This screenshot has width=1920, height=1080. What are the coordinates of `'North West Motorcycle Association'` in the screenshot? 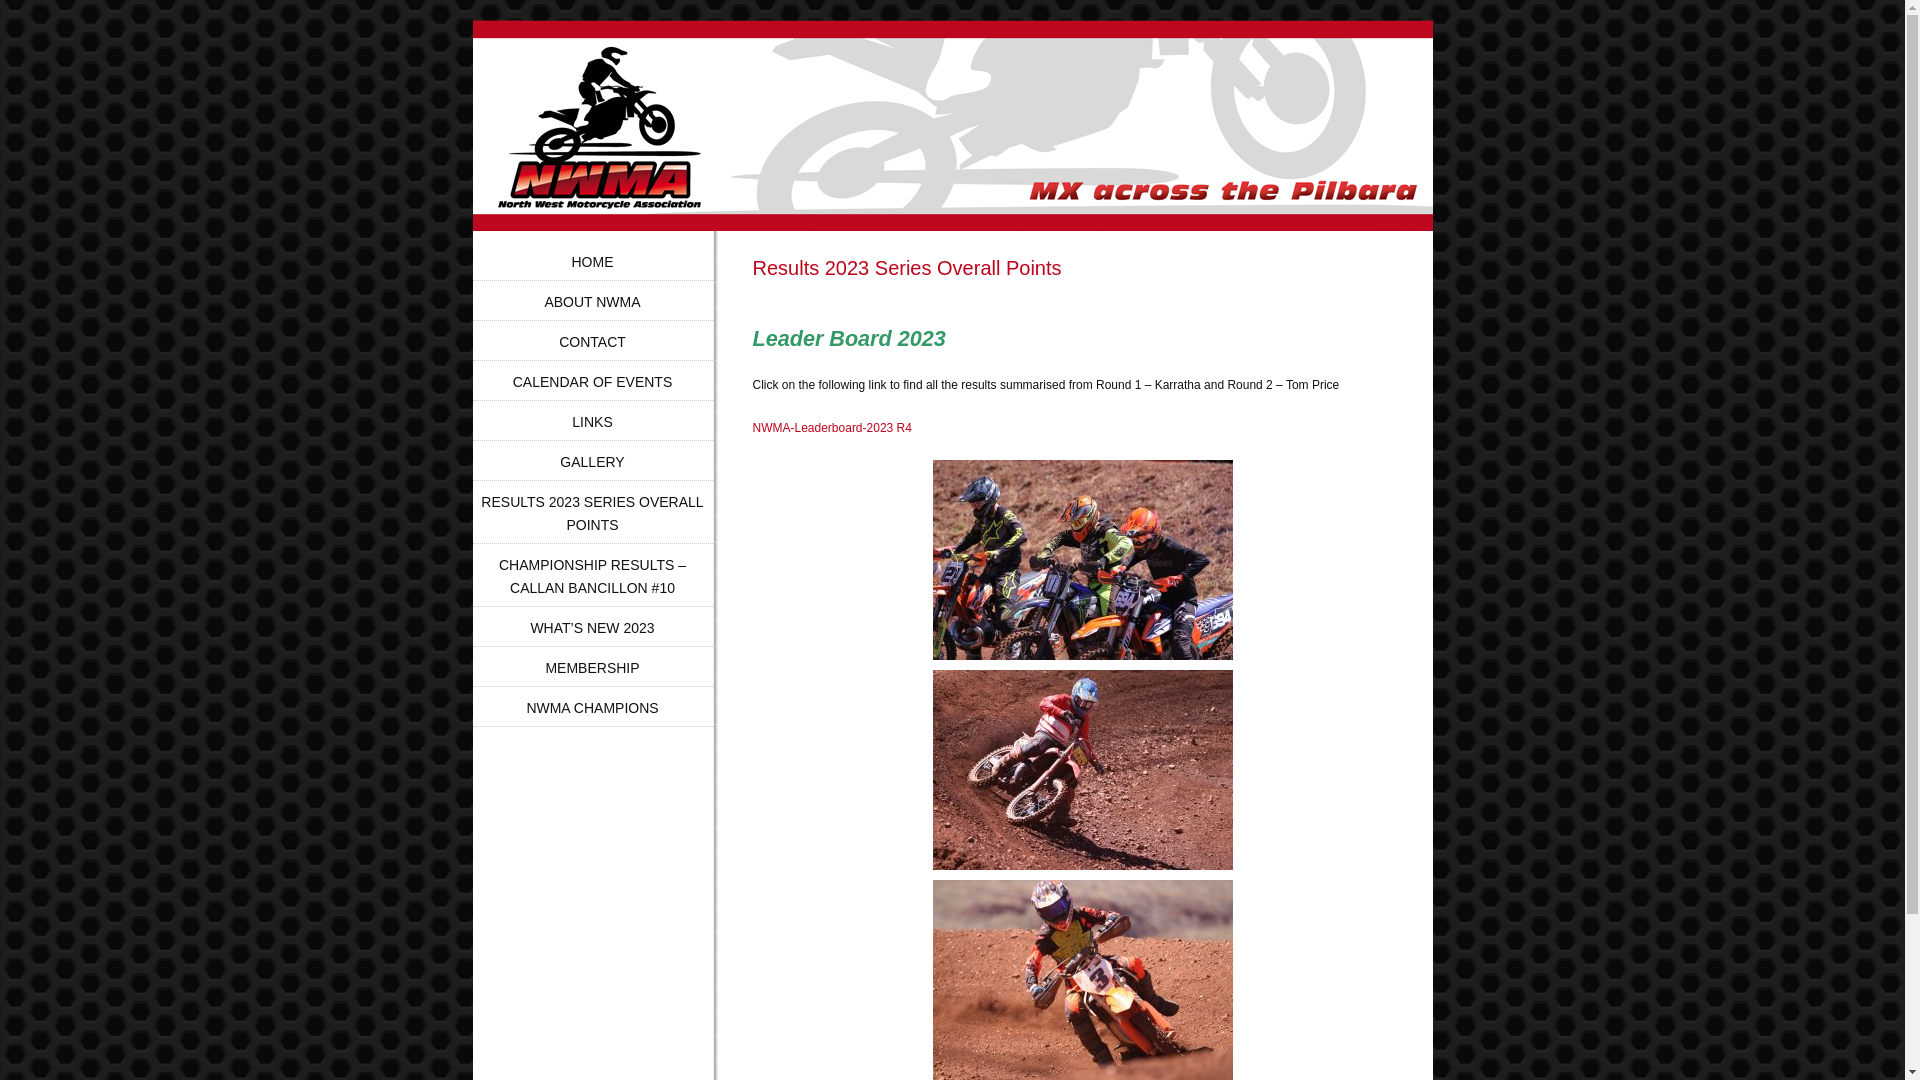 It's located at (649, 137).